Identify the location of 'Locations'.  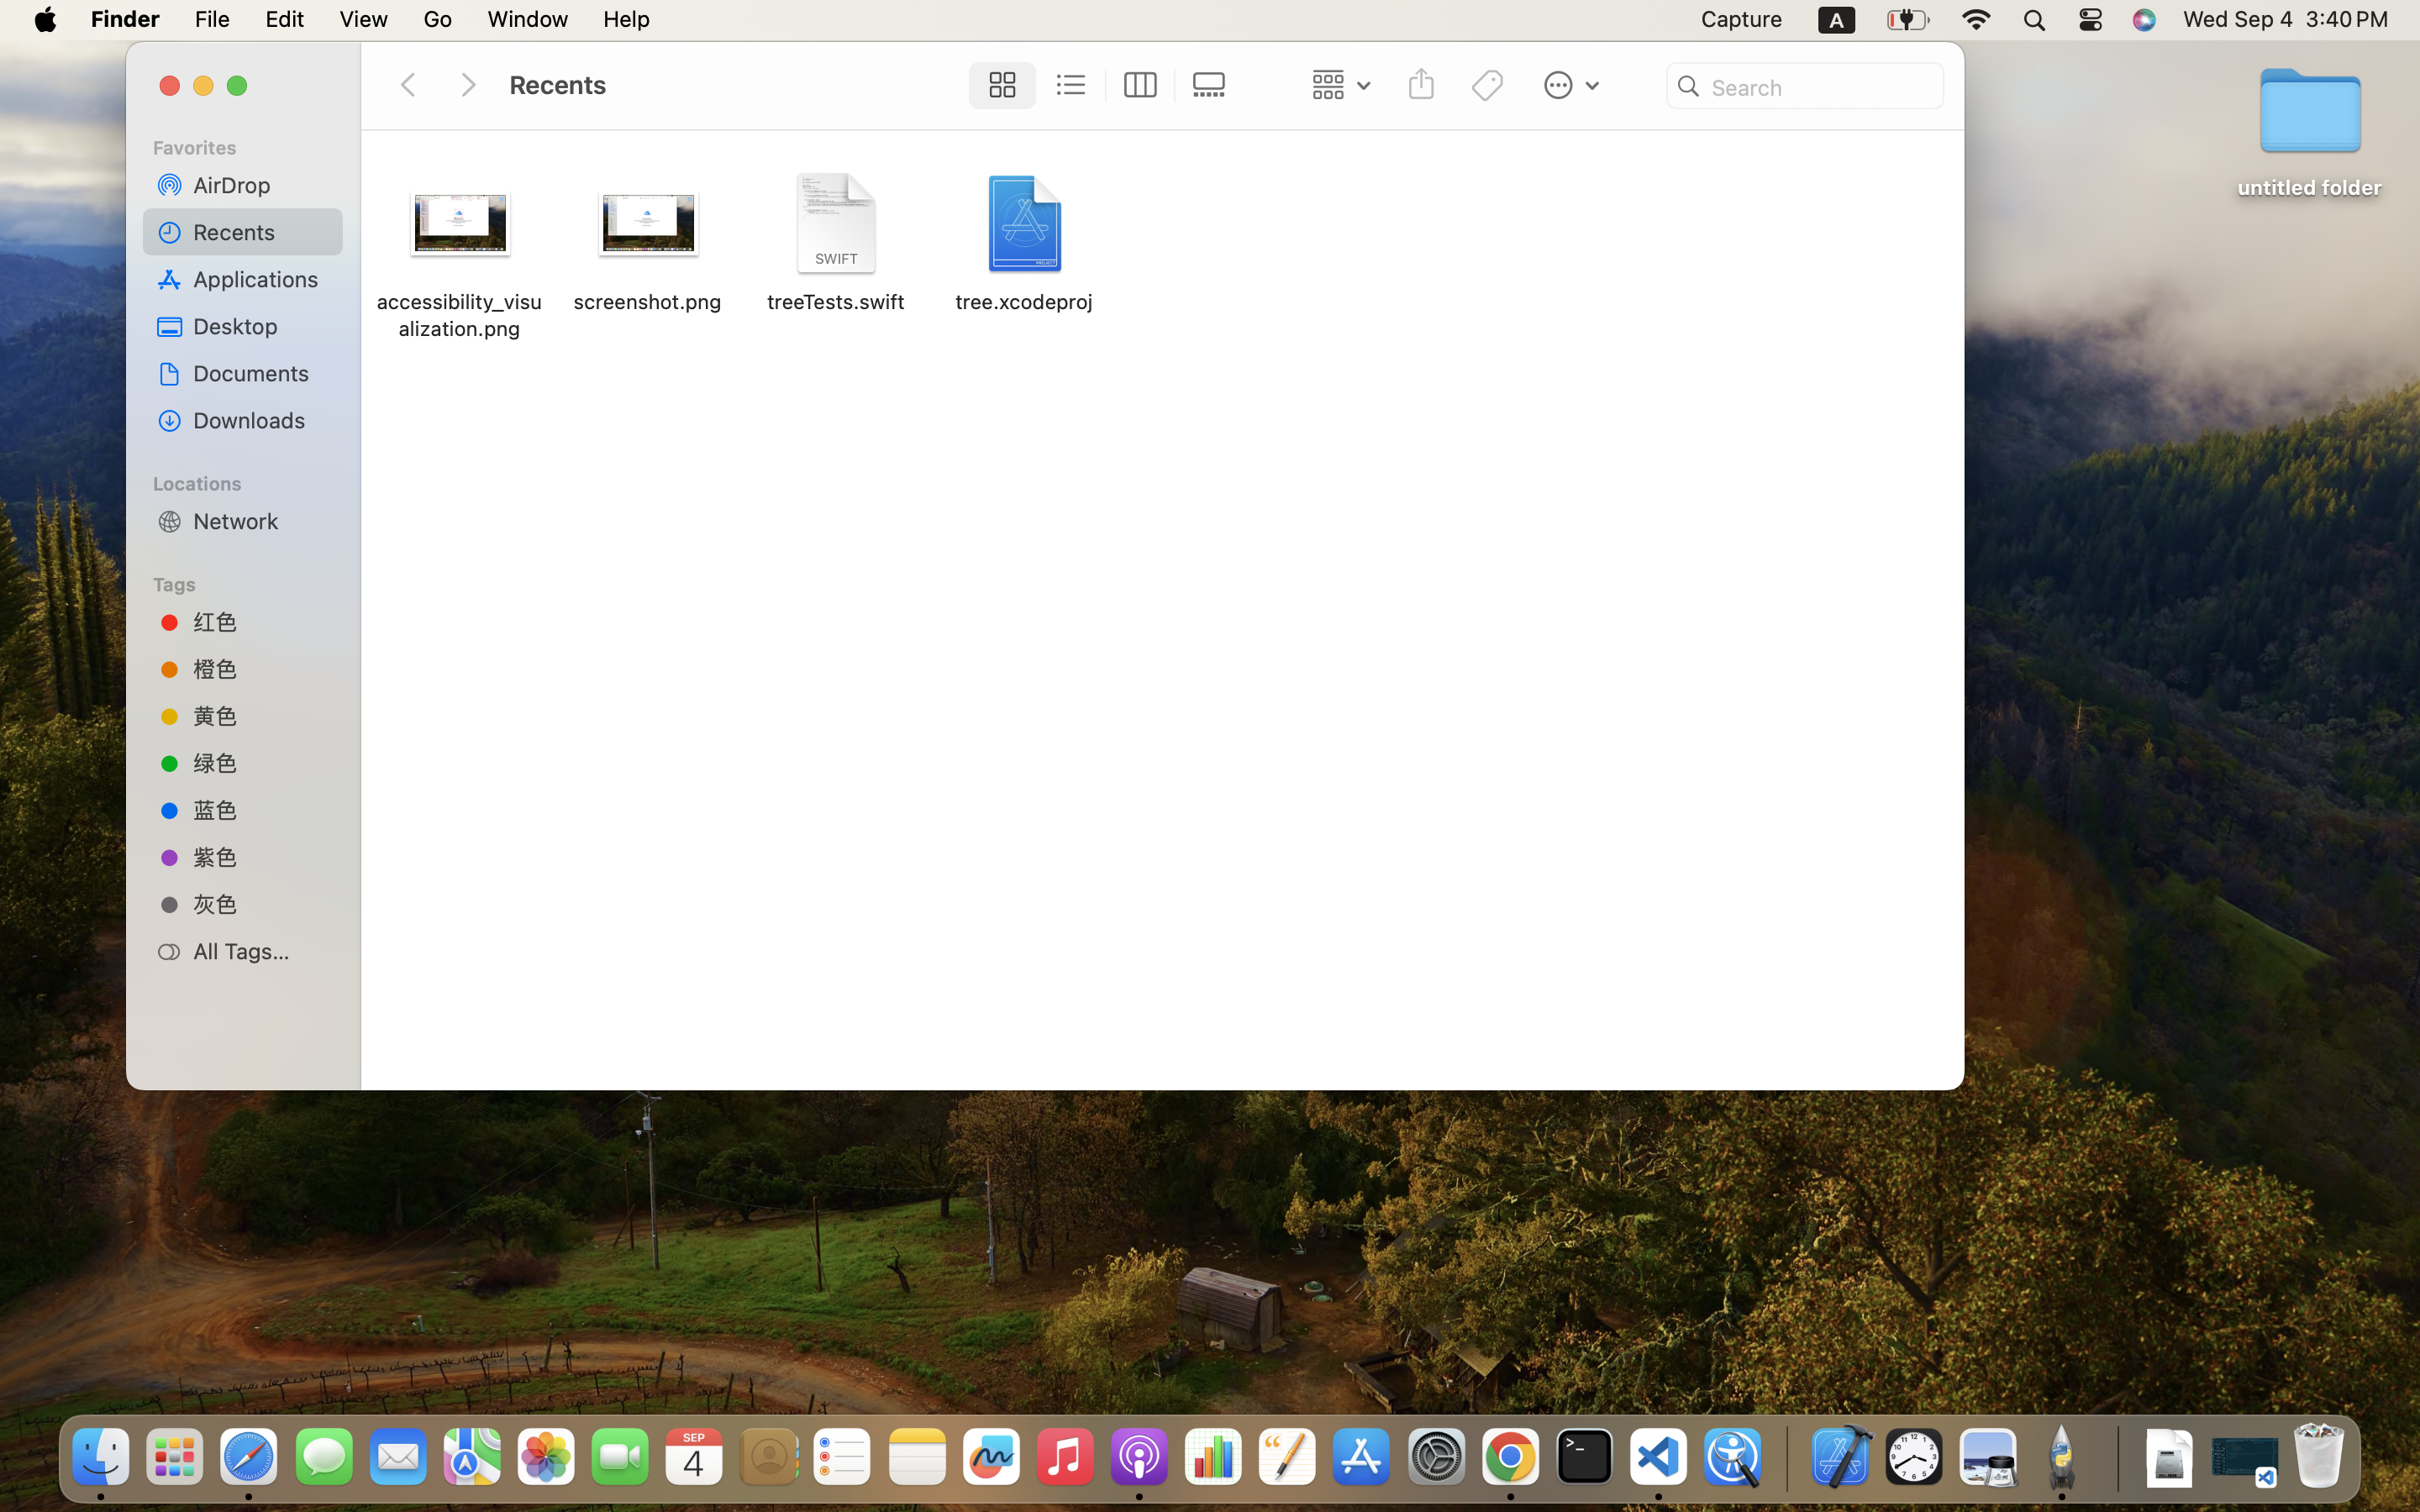
(251, 480).